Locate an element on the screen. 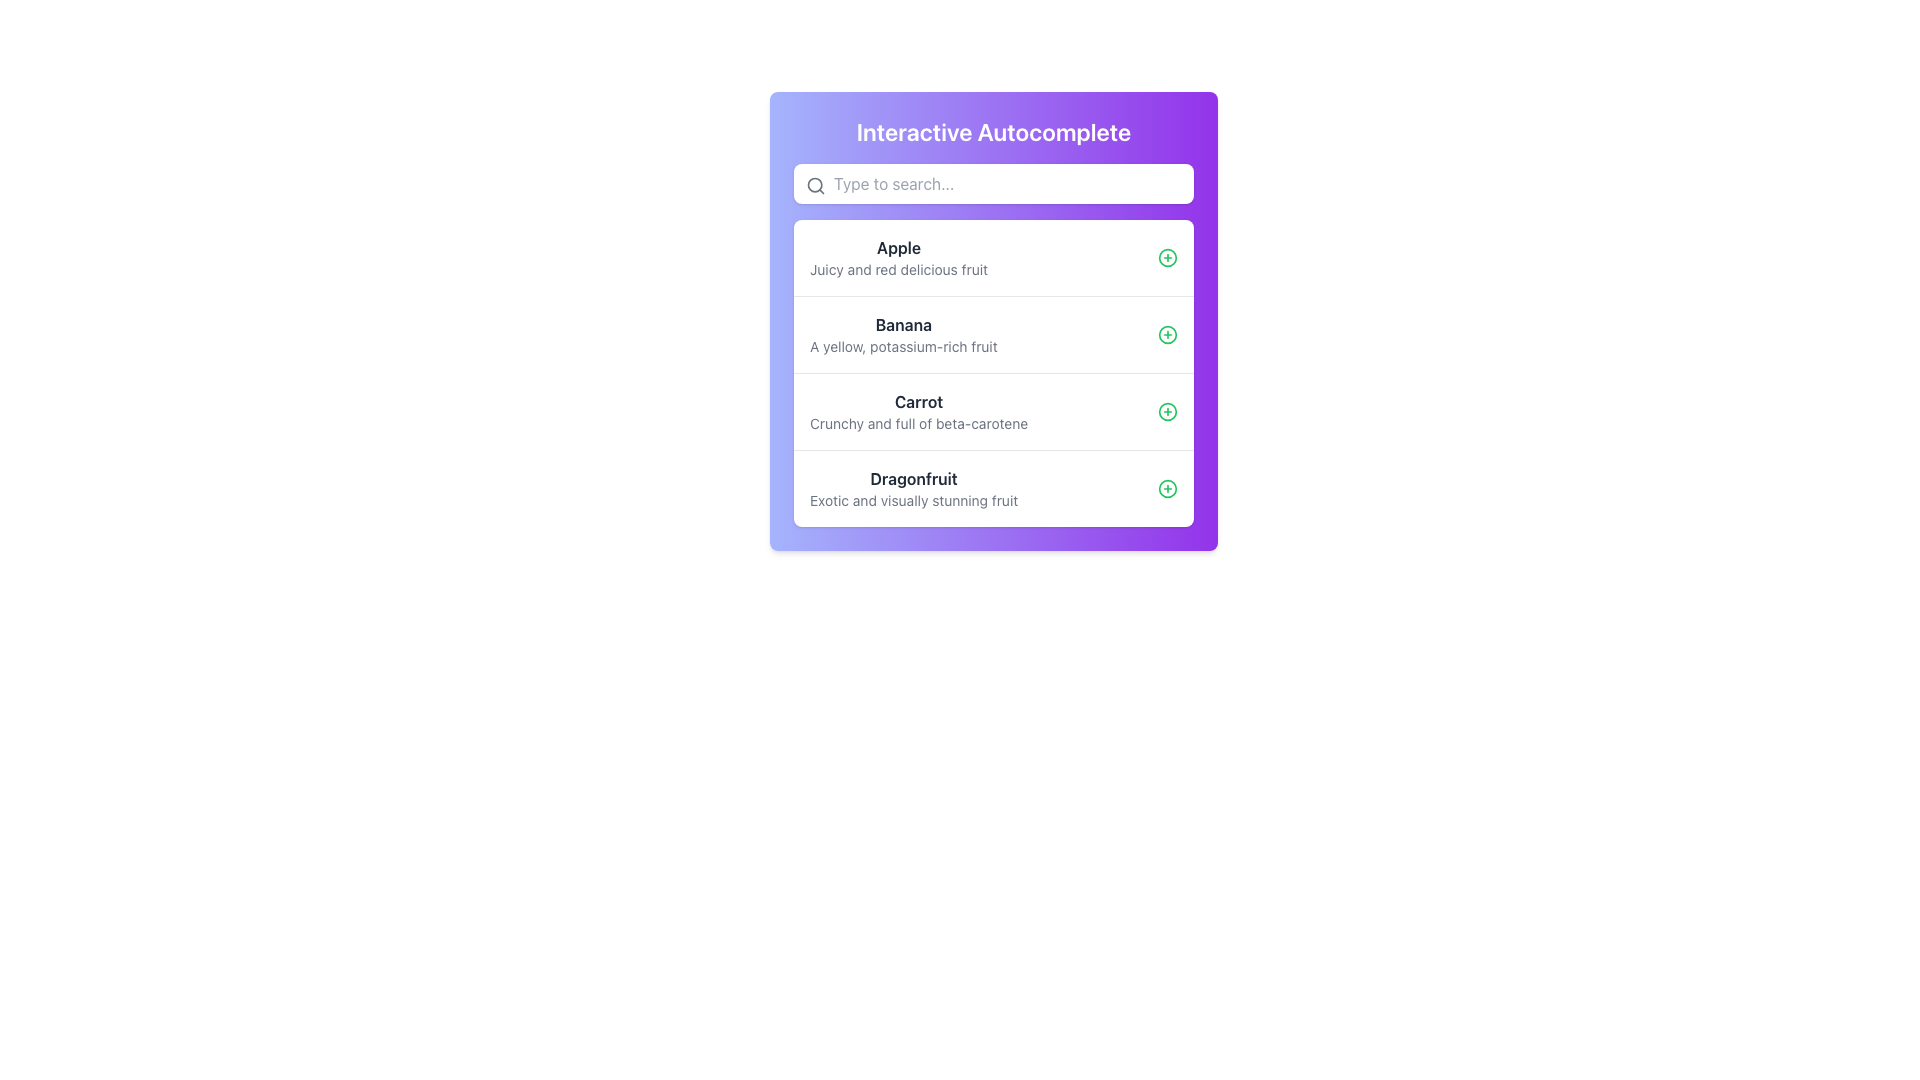  the static text label providing additional information about the 'Carrot' item, which is located below the bold heading 'Carrot' as the third entry in the list is located at coordinates (918, 423).